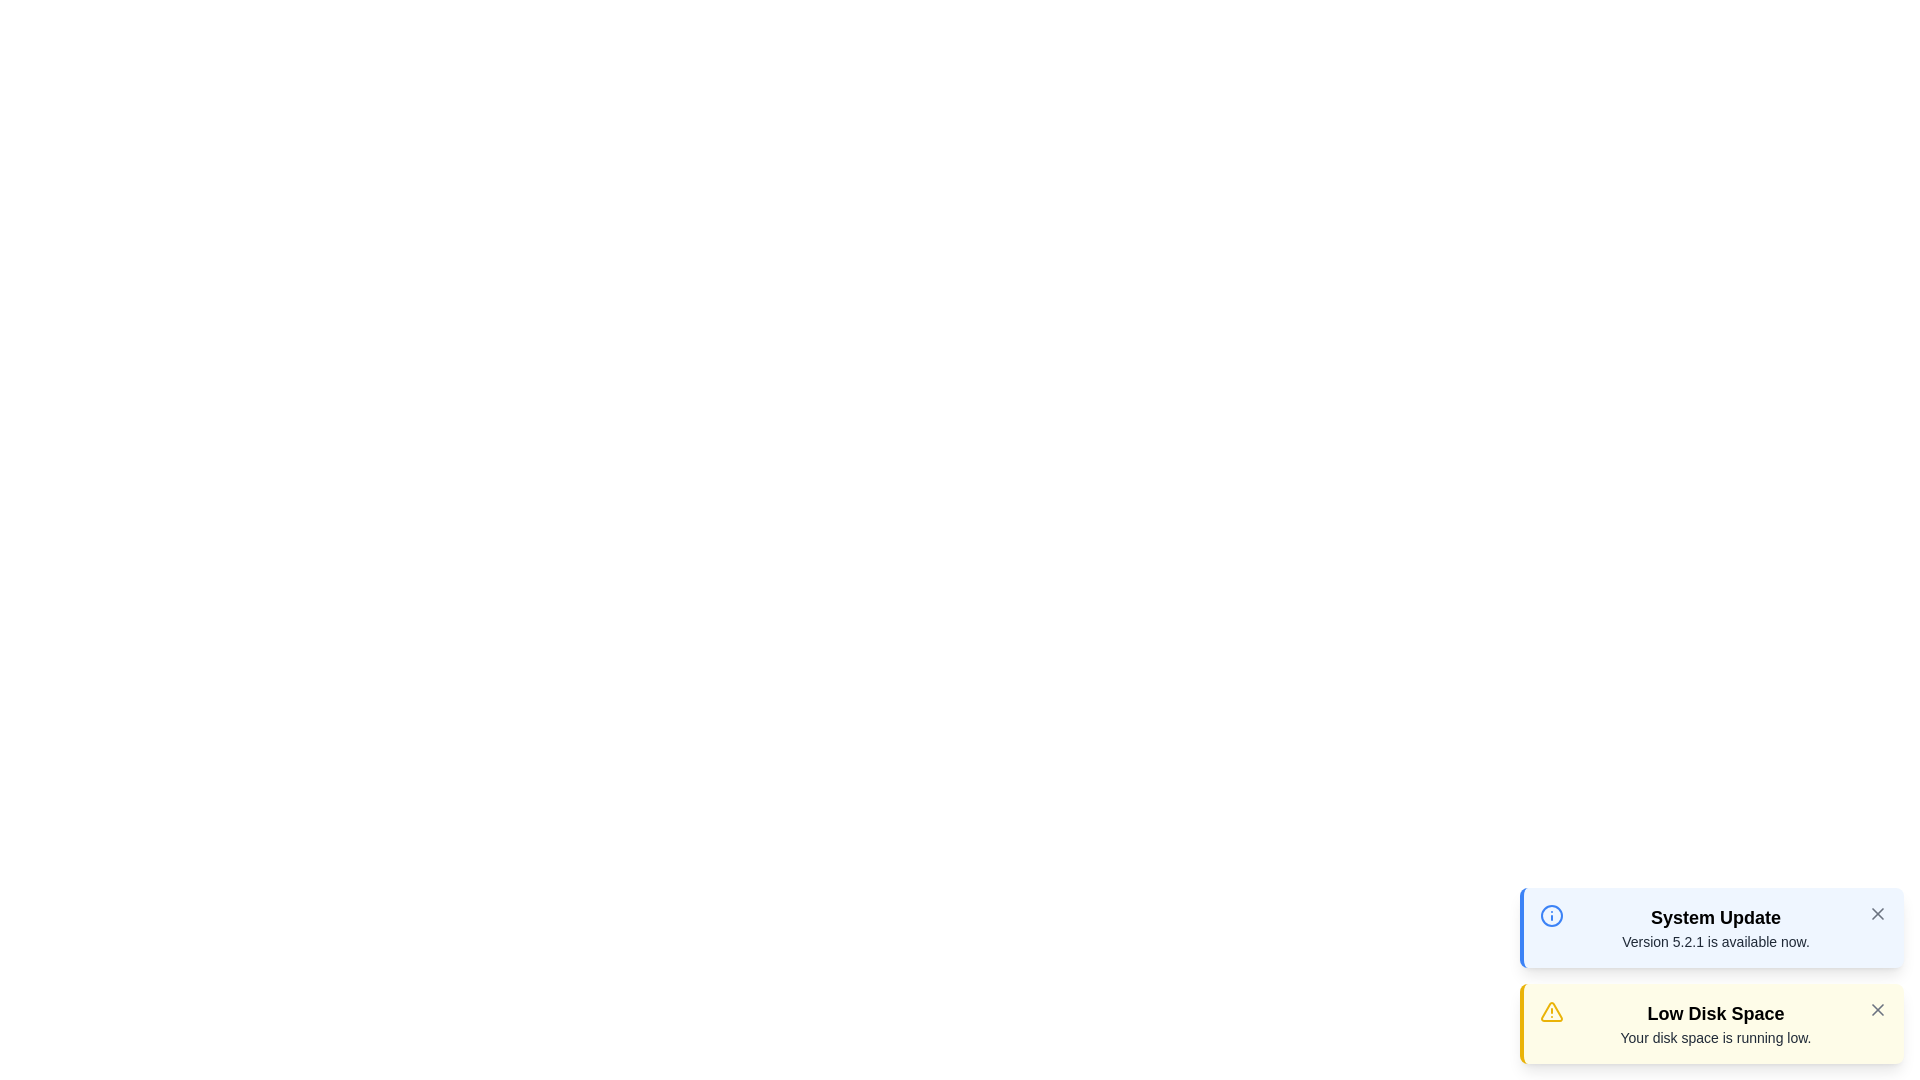 The image size is (1920, 1080). Describe the element at coordinates (1711, 928) in the screenshot. I see `the notification panel element System Update` at that location.